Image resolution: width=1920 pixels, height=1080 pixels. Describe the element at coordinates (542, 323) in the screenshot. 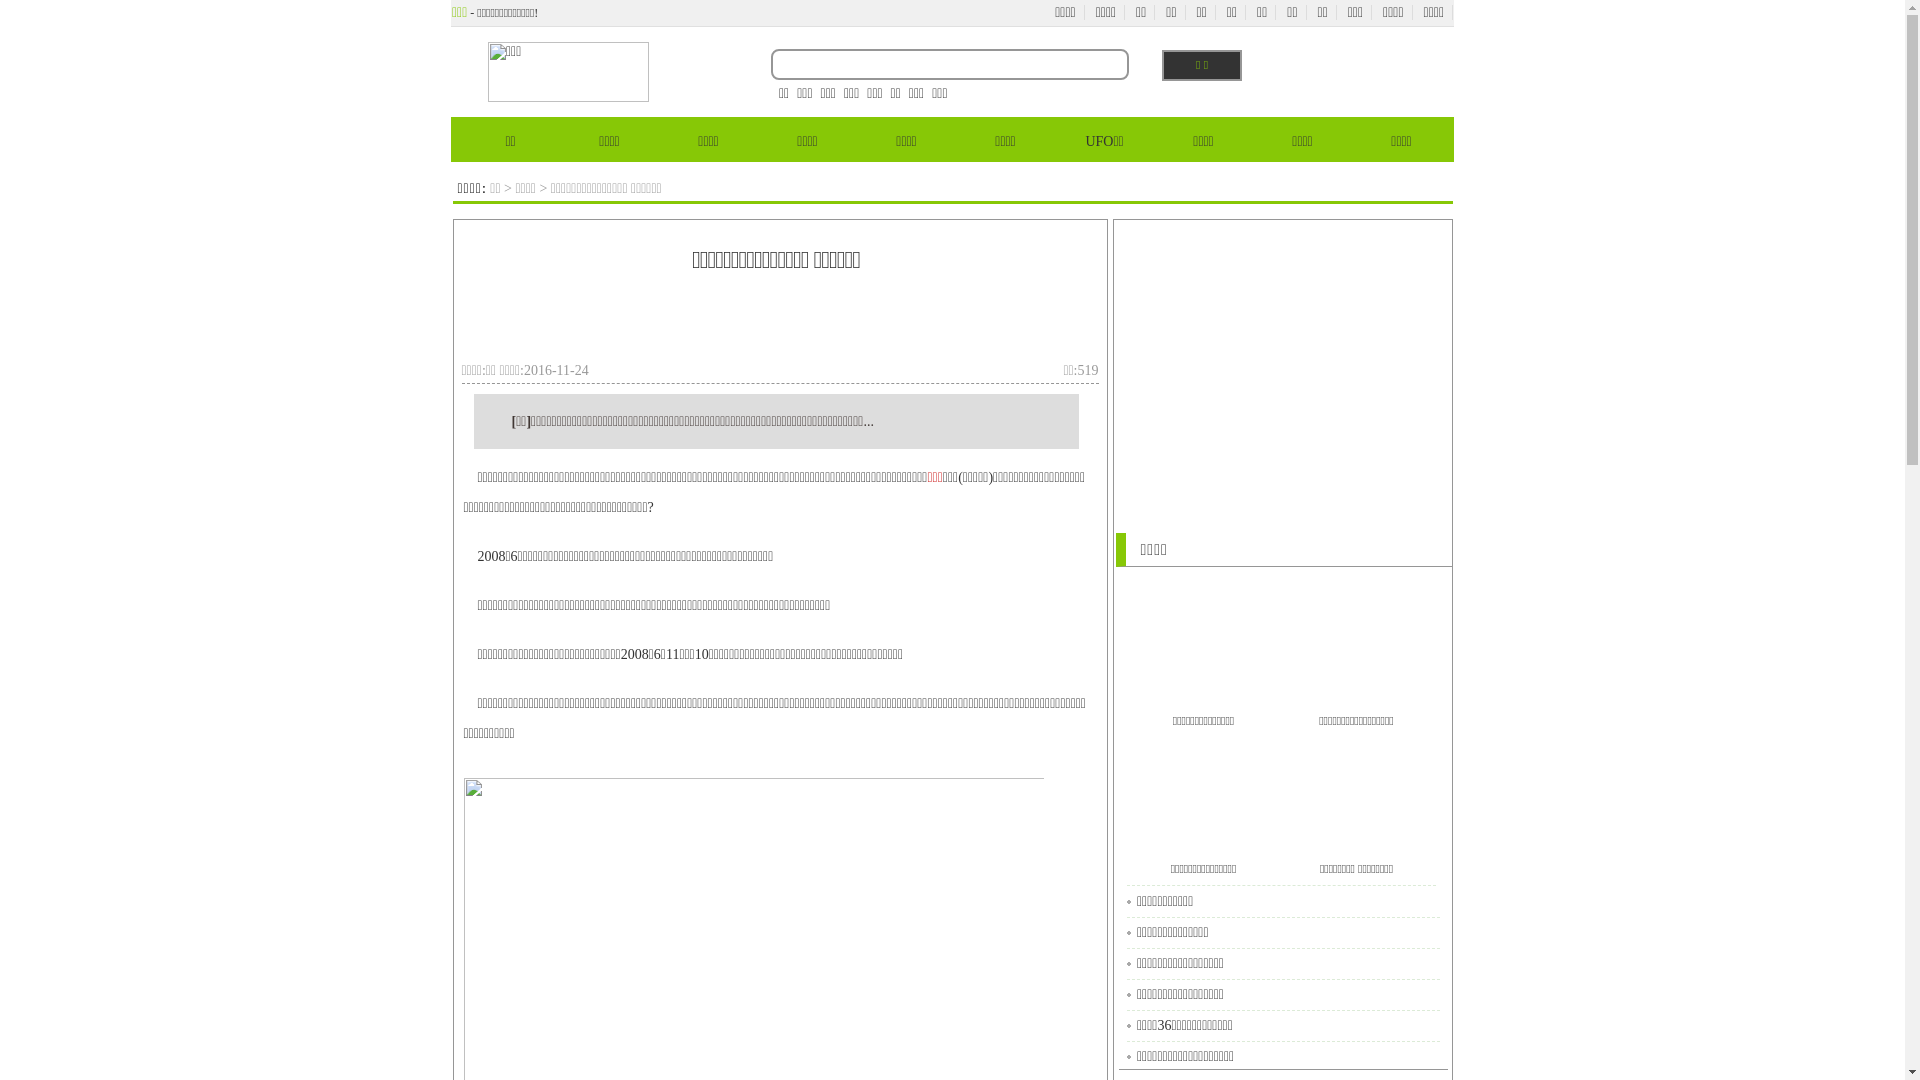

I see `'Advertisement'` at that location.